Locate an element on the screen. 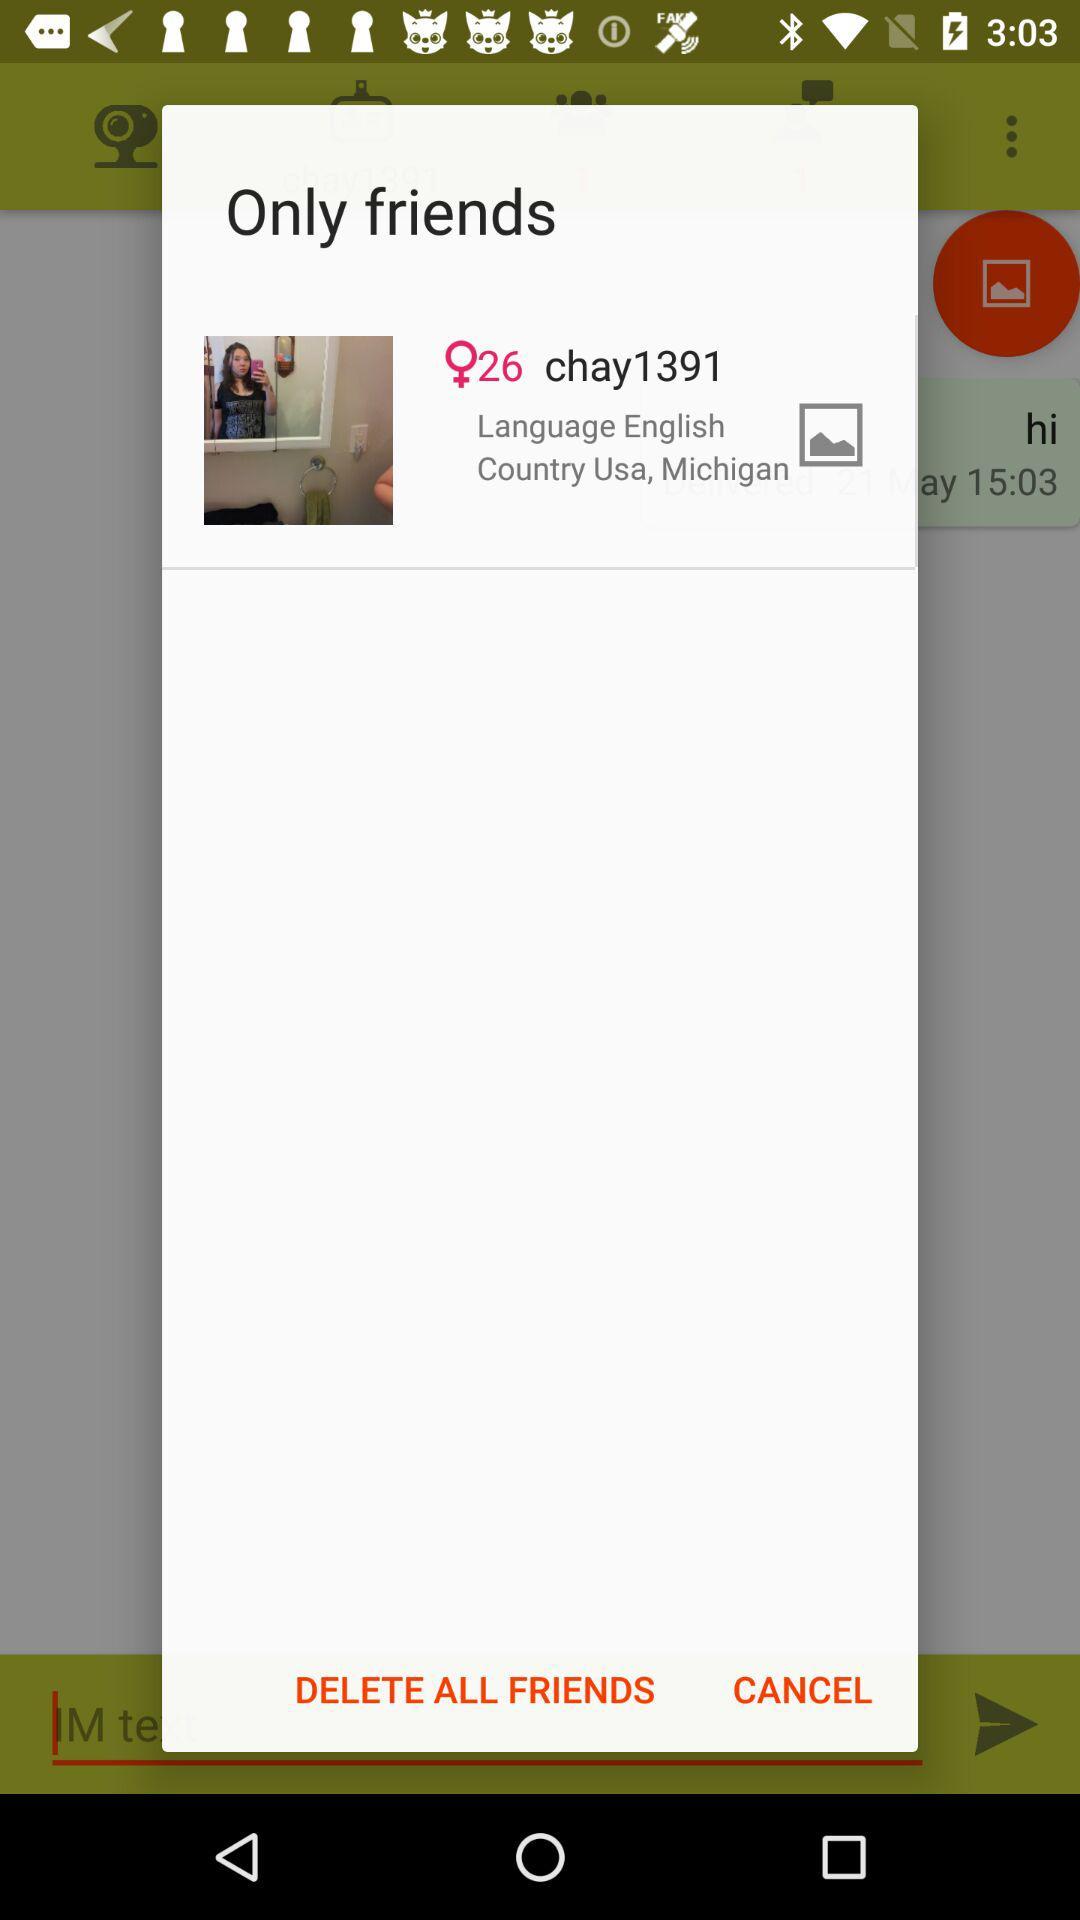  item below country usa, michigan icon is located at coordinates (801, 1688).